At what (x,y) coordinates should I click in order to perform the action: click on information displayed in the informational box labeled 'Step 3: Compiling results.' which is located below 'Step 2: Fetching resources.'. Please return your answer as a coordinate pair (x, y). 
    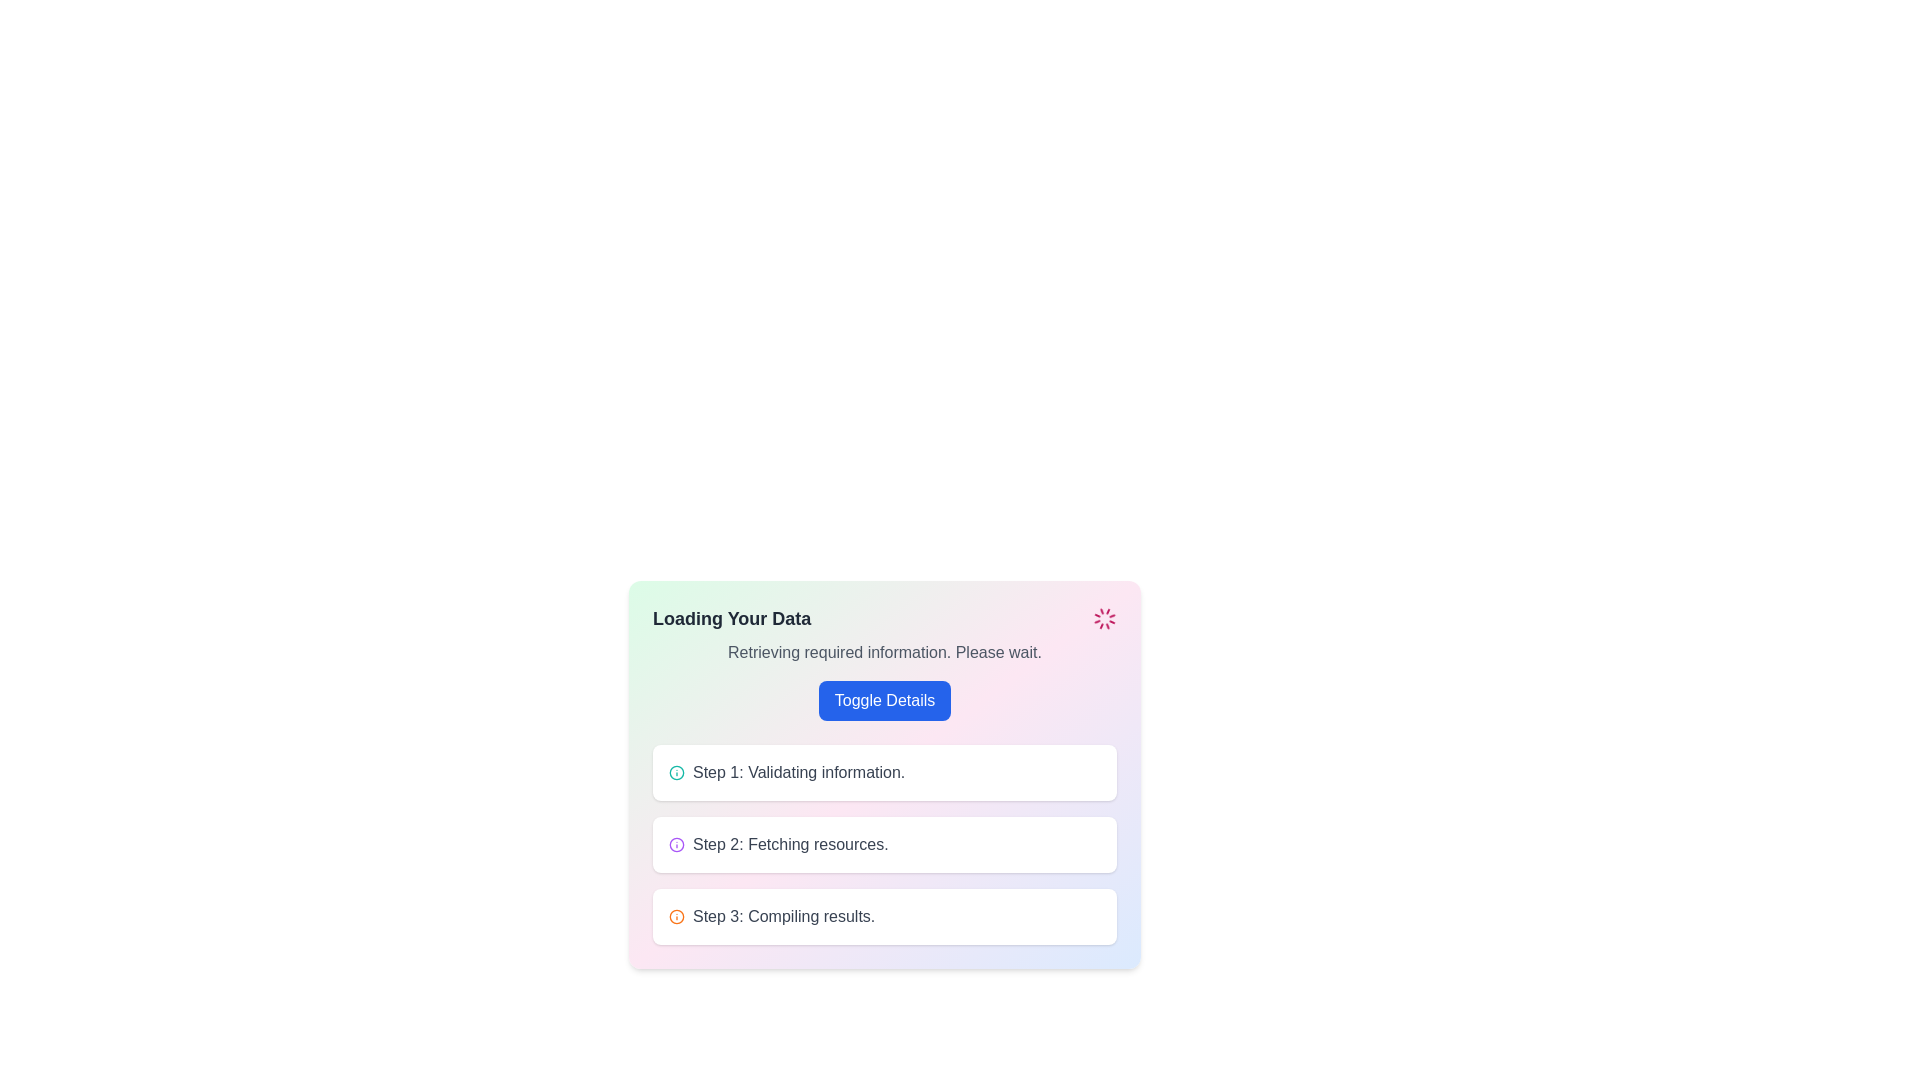
    Looking at the image, I should click on (883, 917).